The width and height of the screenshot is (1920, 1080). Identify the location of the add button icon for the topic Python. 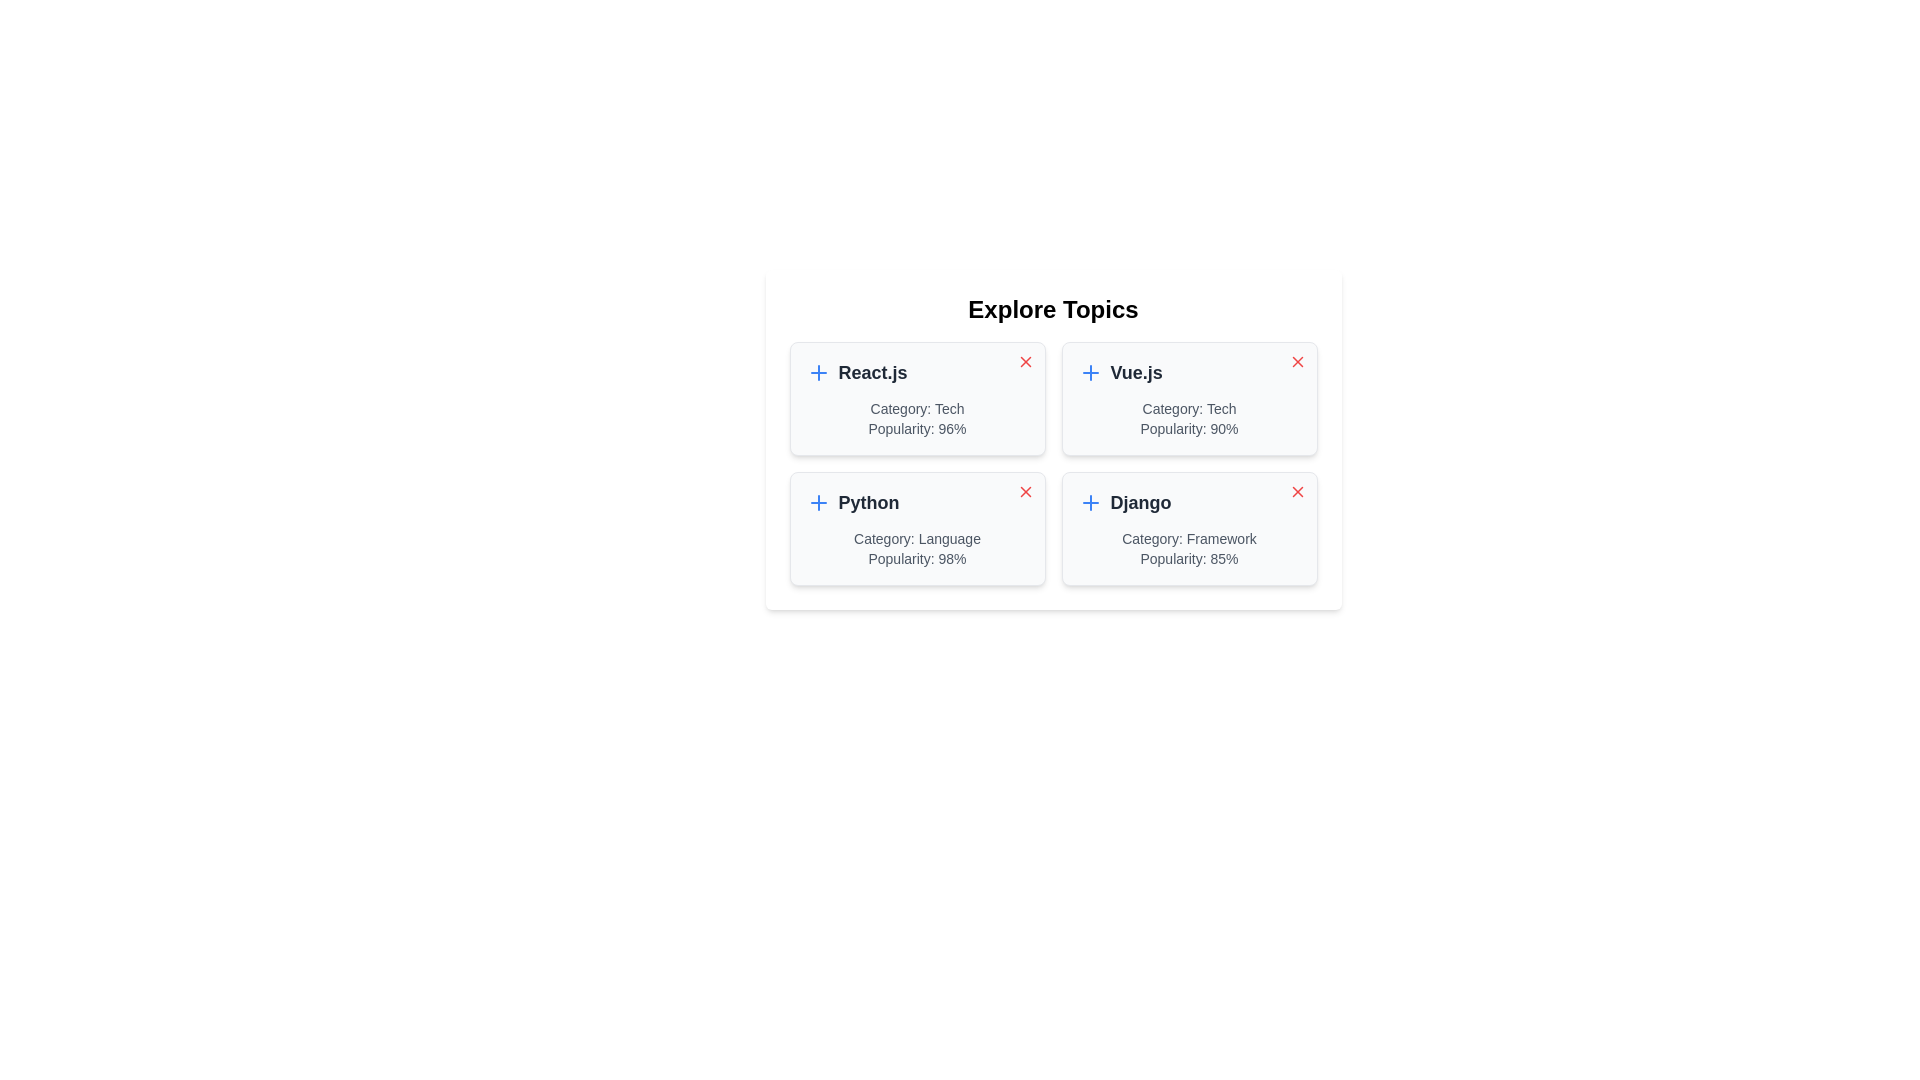
(818, 501).